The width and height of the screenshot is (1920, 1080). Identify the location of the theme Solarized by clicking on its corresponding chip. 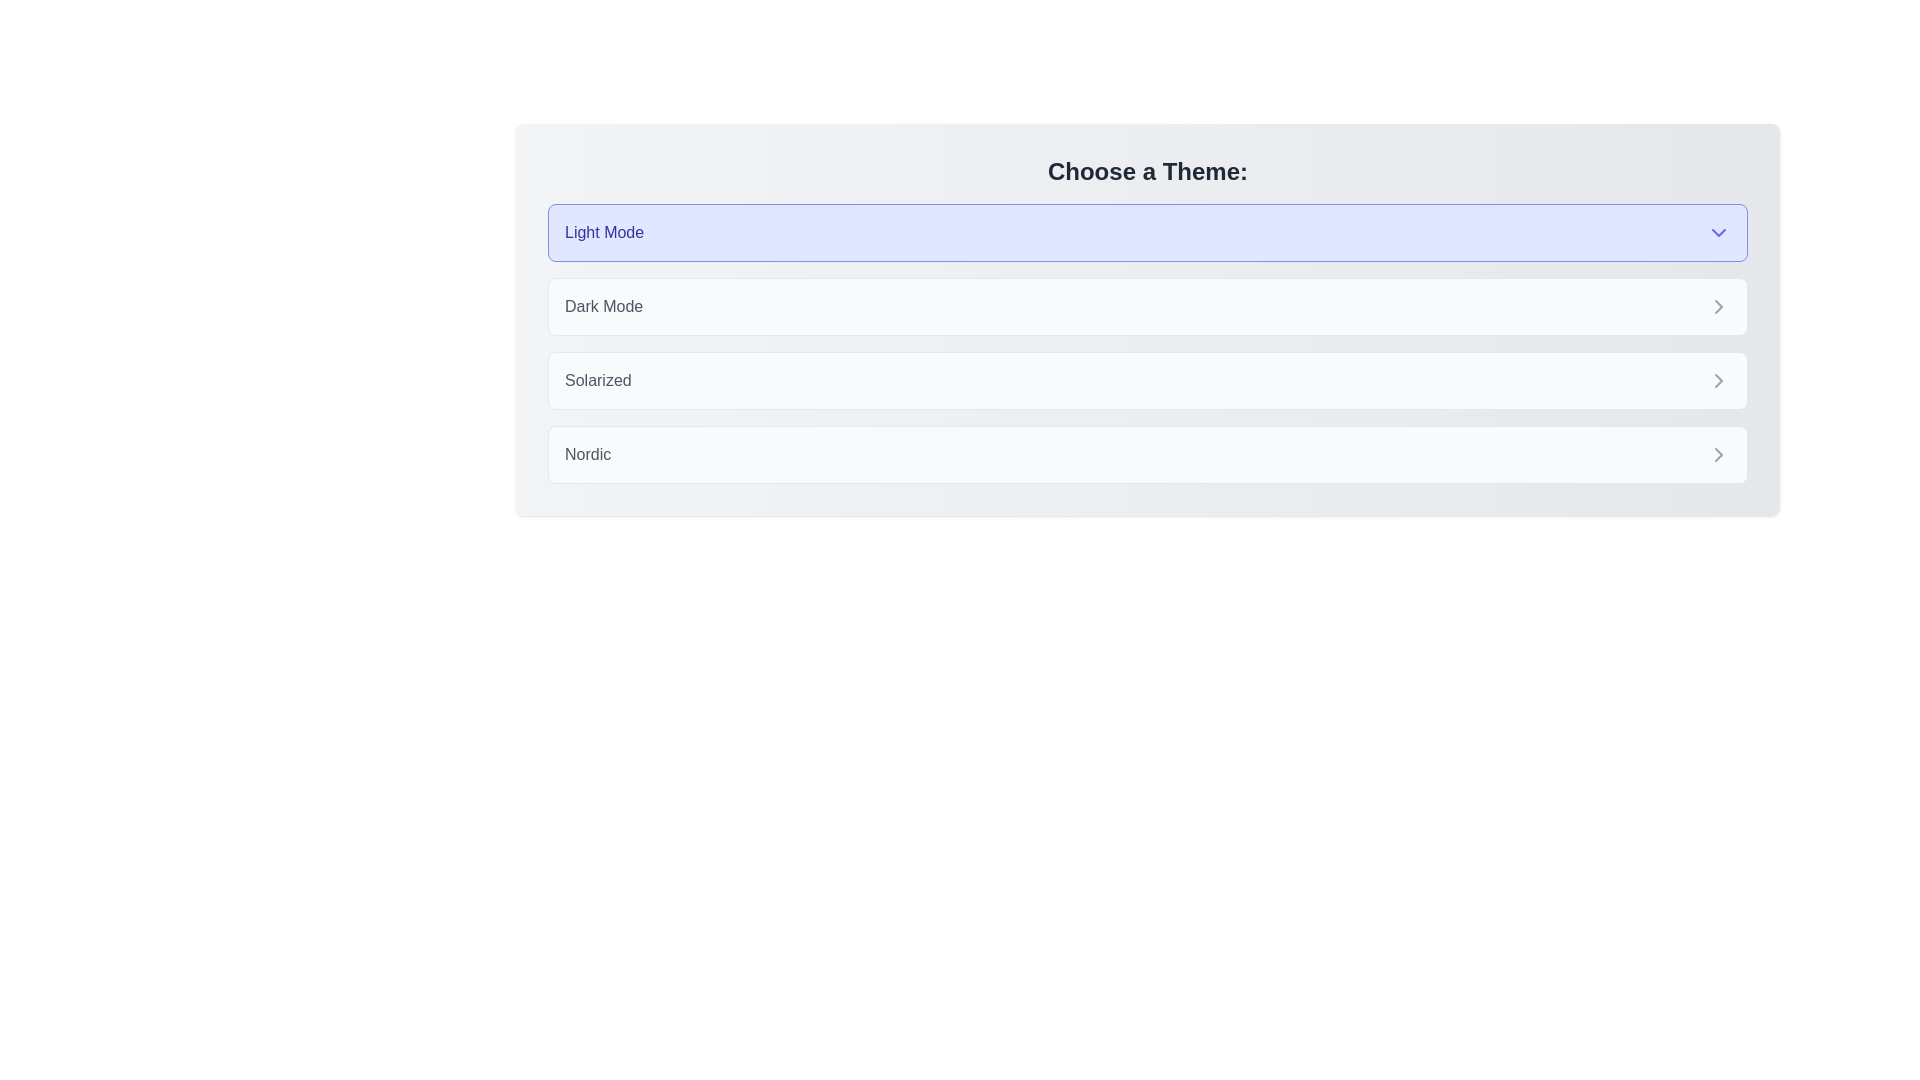
(1147, 381).